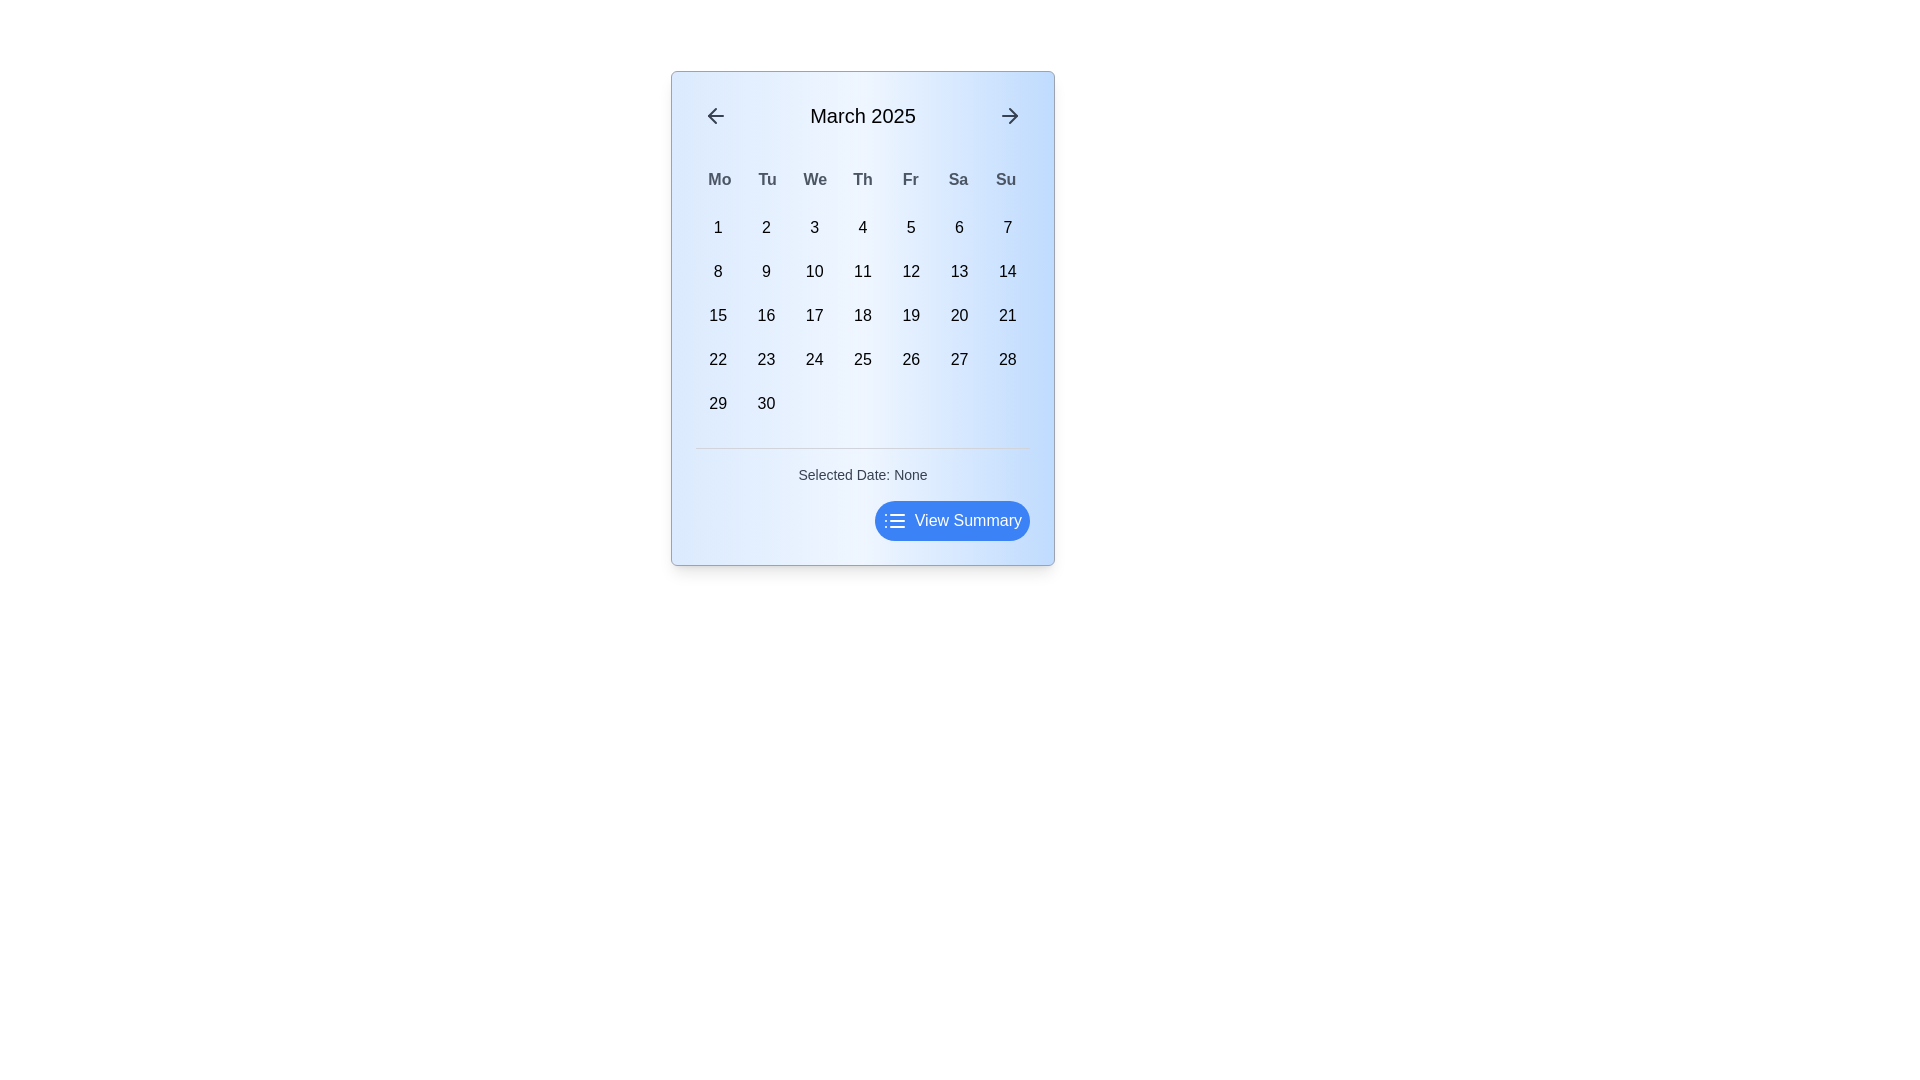 This screenshot has height=1080, width=1920. Describe the element at coordinates (1007, 226) in the screenshot. I see `the rounded button displaying the number '7' located in the first row under the 'Su' (Sunday) column of the calendar interface for March 2025` at that location.